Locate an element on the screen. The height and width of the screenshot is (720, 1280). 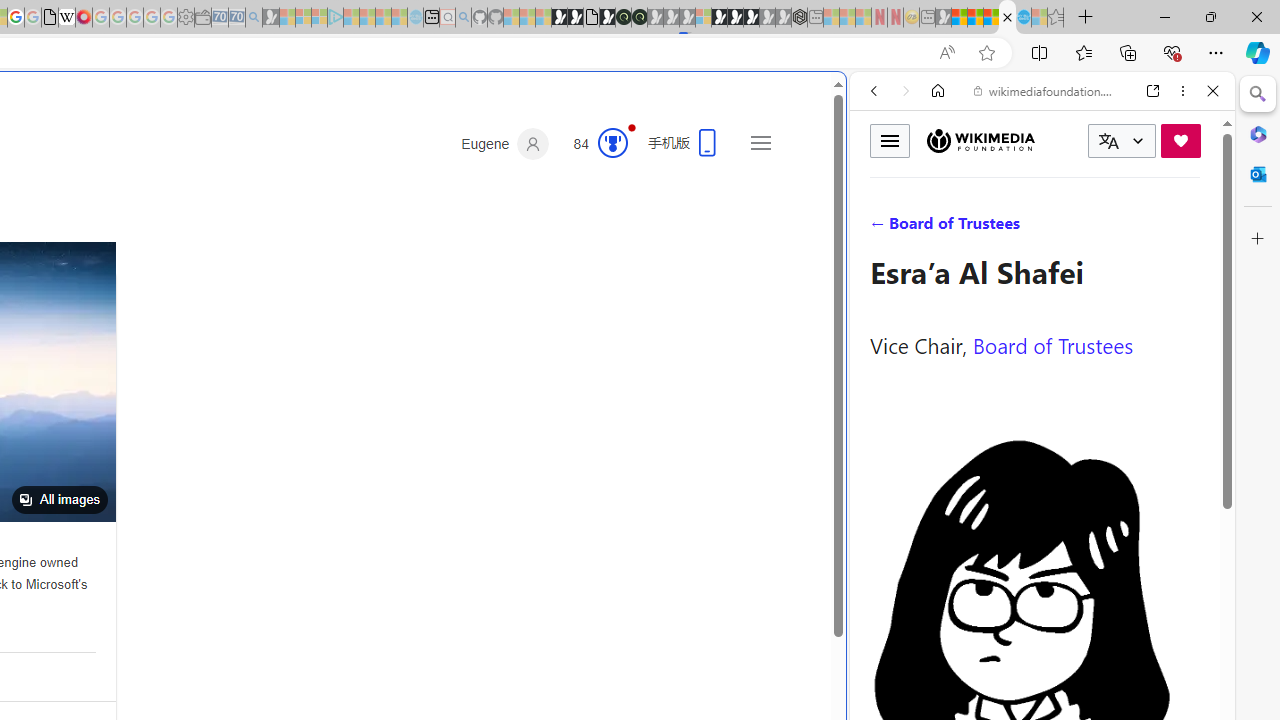
'Class: b_serphb' is located at coordinates (1190, 229).